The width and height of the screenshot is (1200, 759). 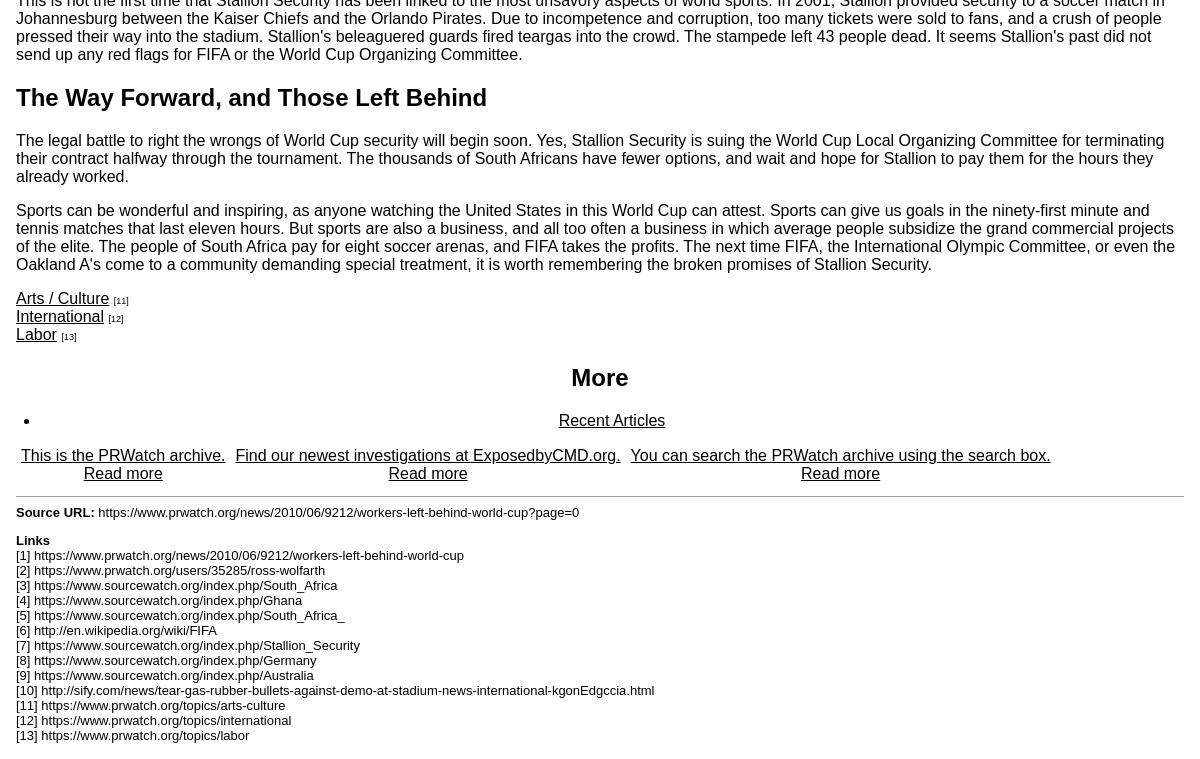 I want to click on '[1] https://www.prwatch.org/news/2010/06/9212/workers-left-behind-world-cup', so click(x=239, y=554).